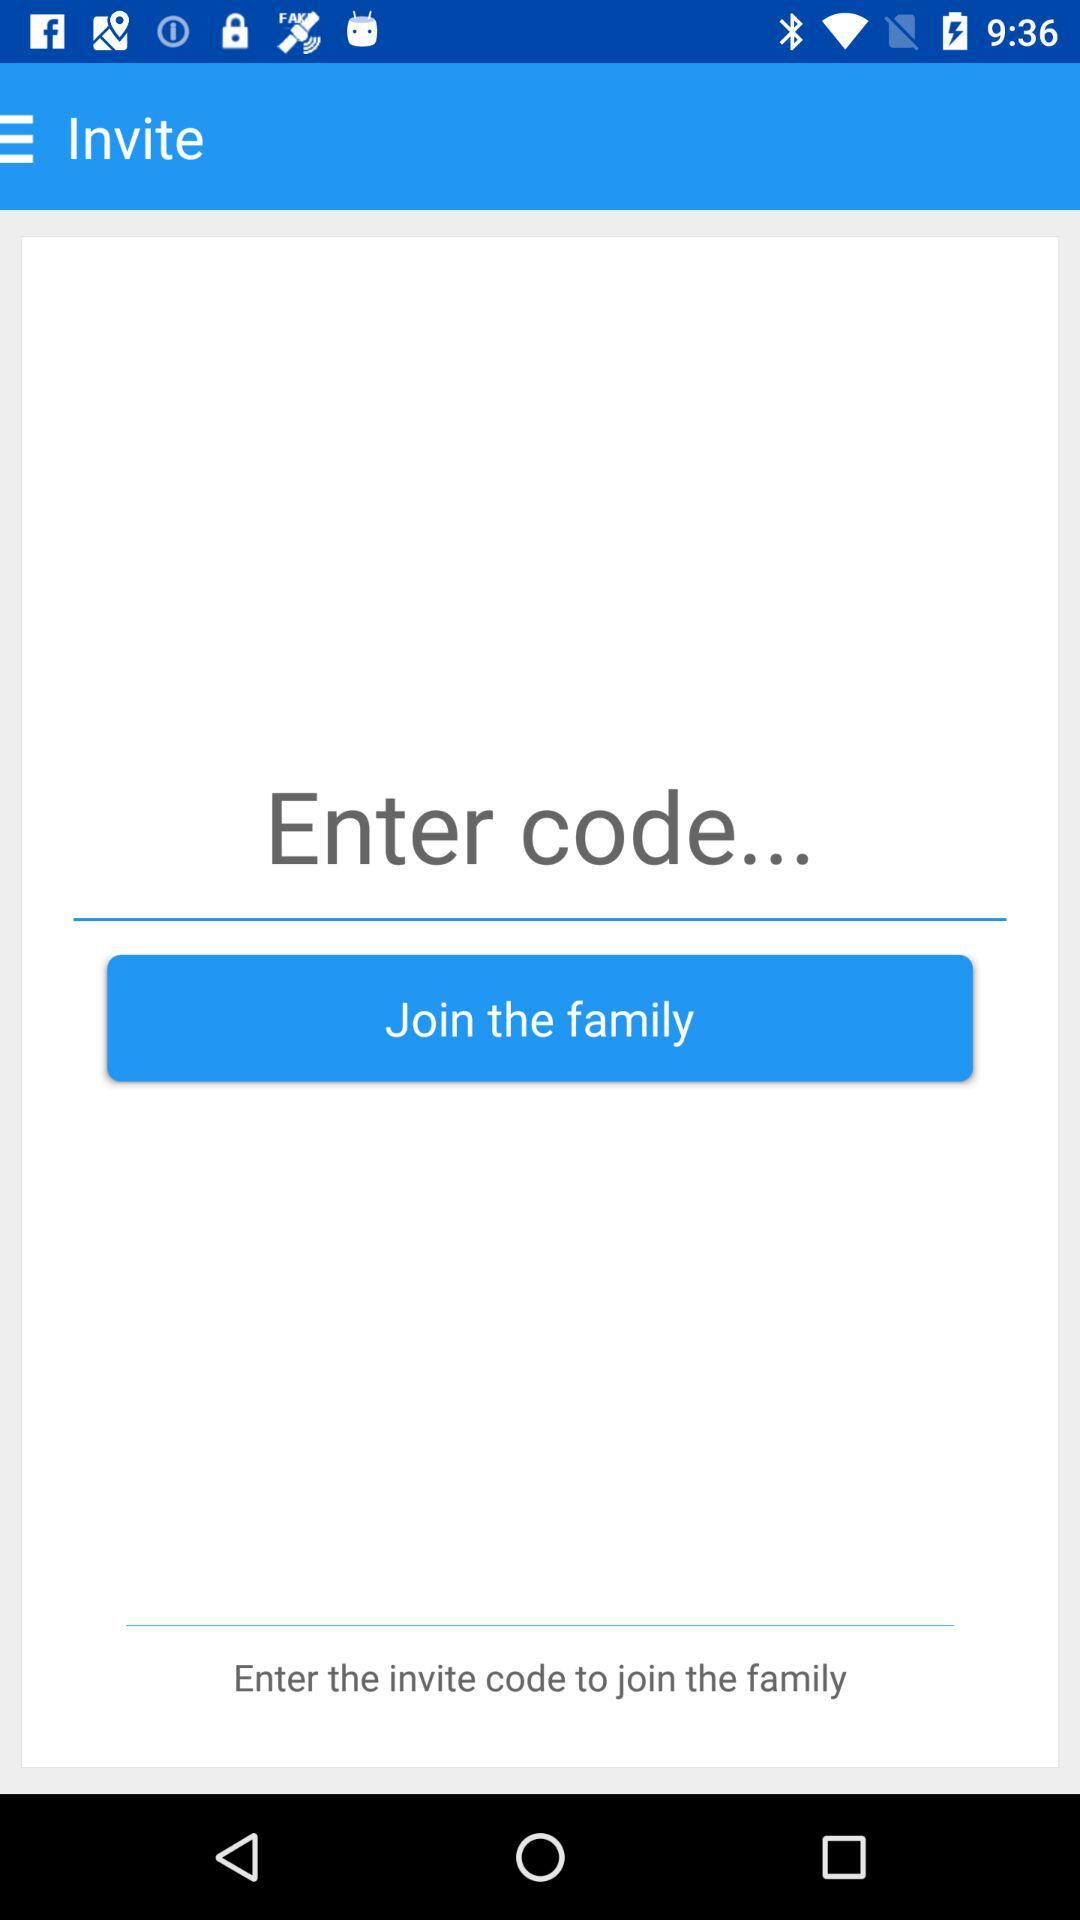  I want to click on code, so click(540, 825).